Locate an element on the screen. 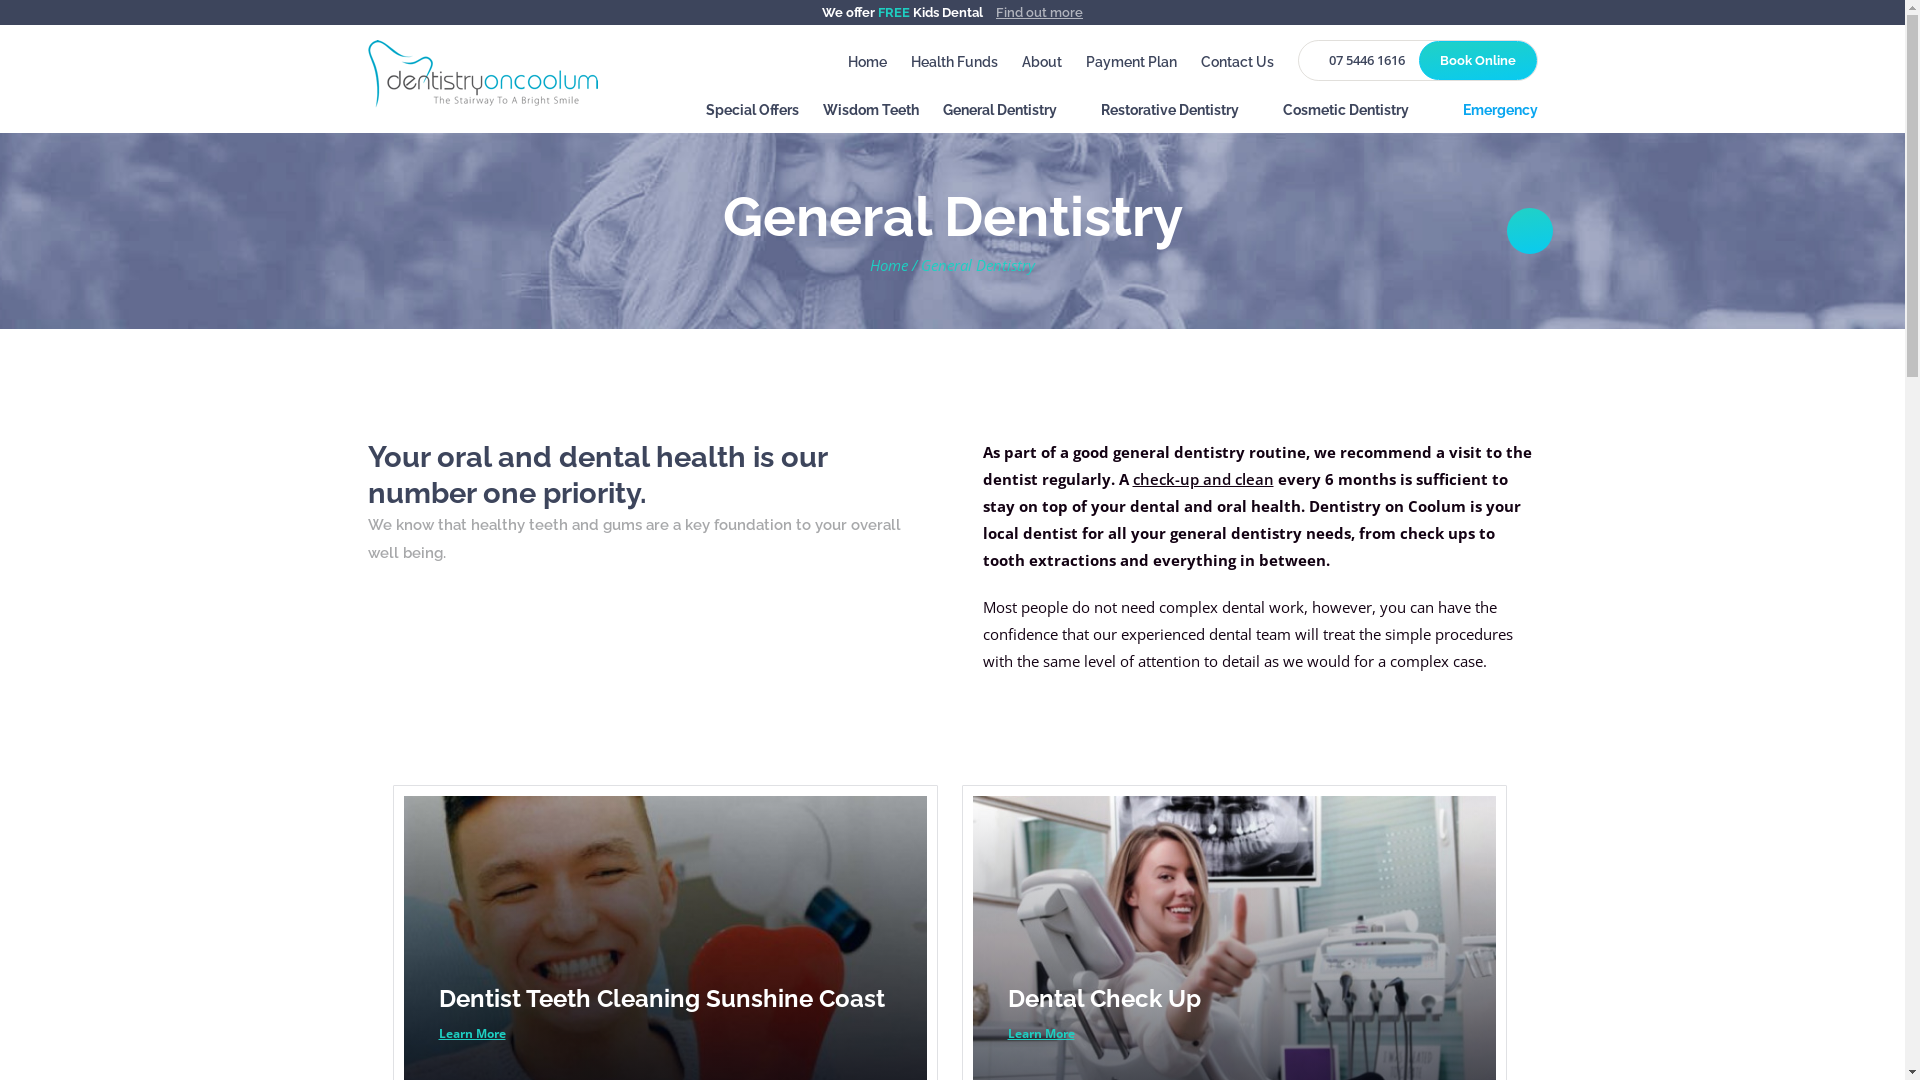  'About' is located at coordinates (1040, 61).